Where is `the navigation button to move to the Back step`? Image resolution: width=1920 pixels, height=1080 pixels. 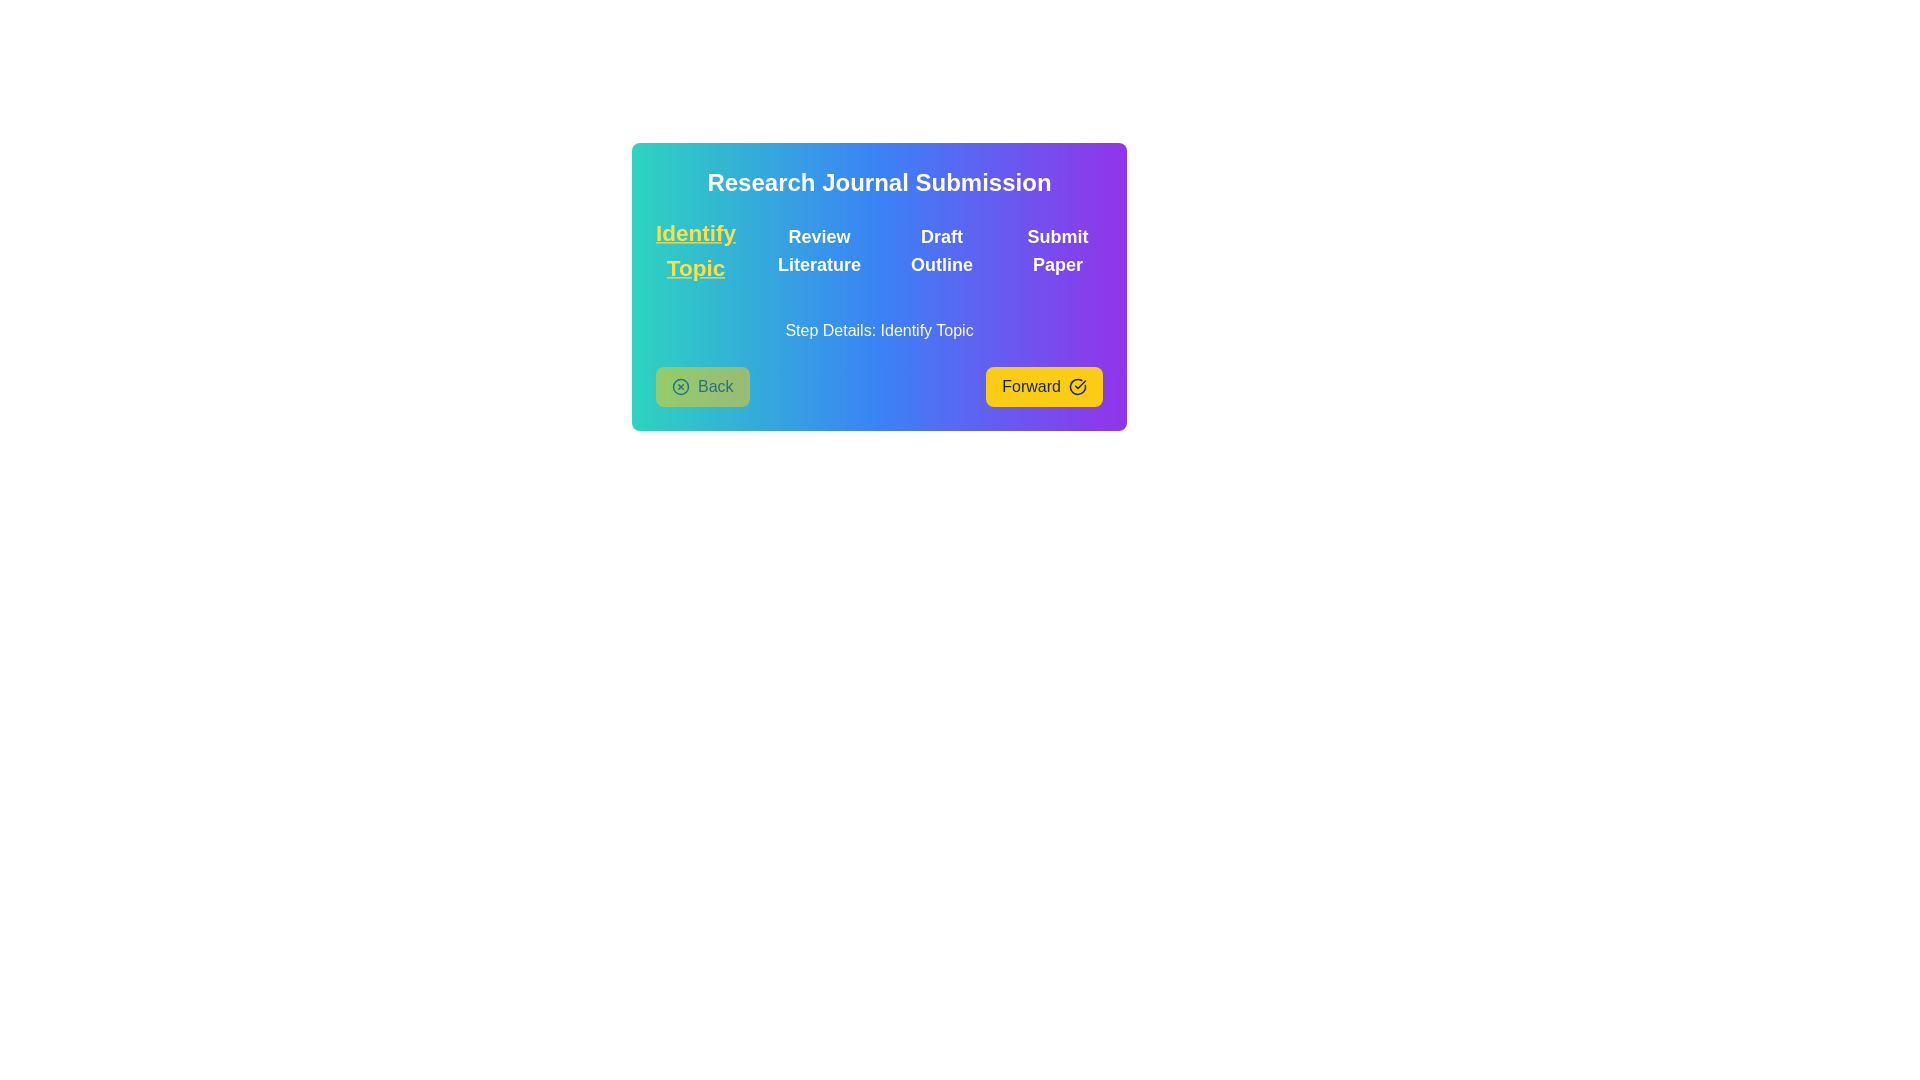 the navigation button to move to the Back step is located at coordinates (702, 386).